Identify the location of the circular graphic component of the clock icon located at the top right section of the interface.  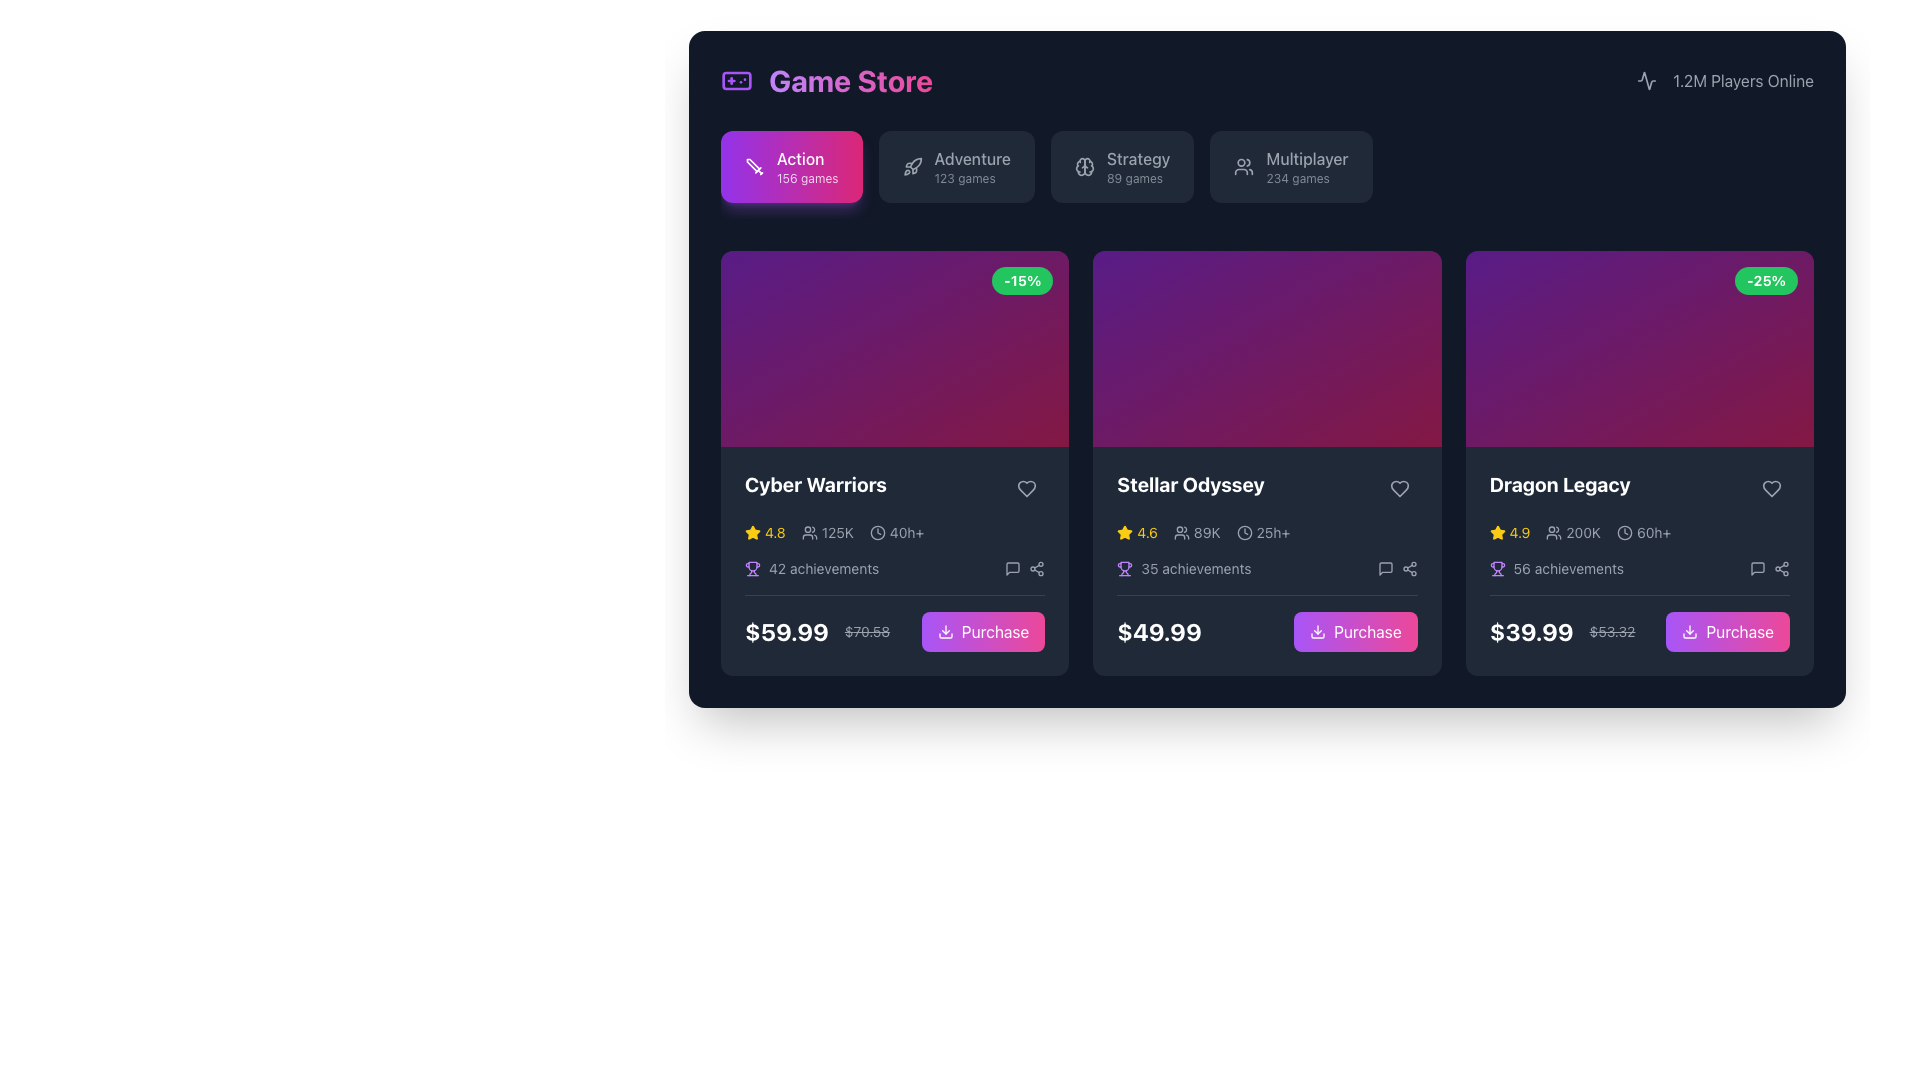
(1243, 531).